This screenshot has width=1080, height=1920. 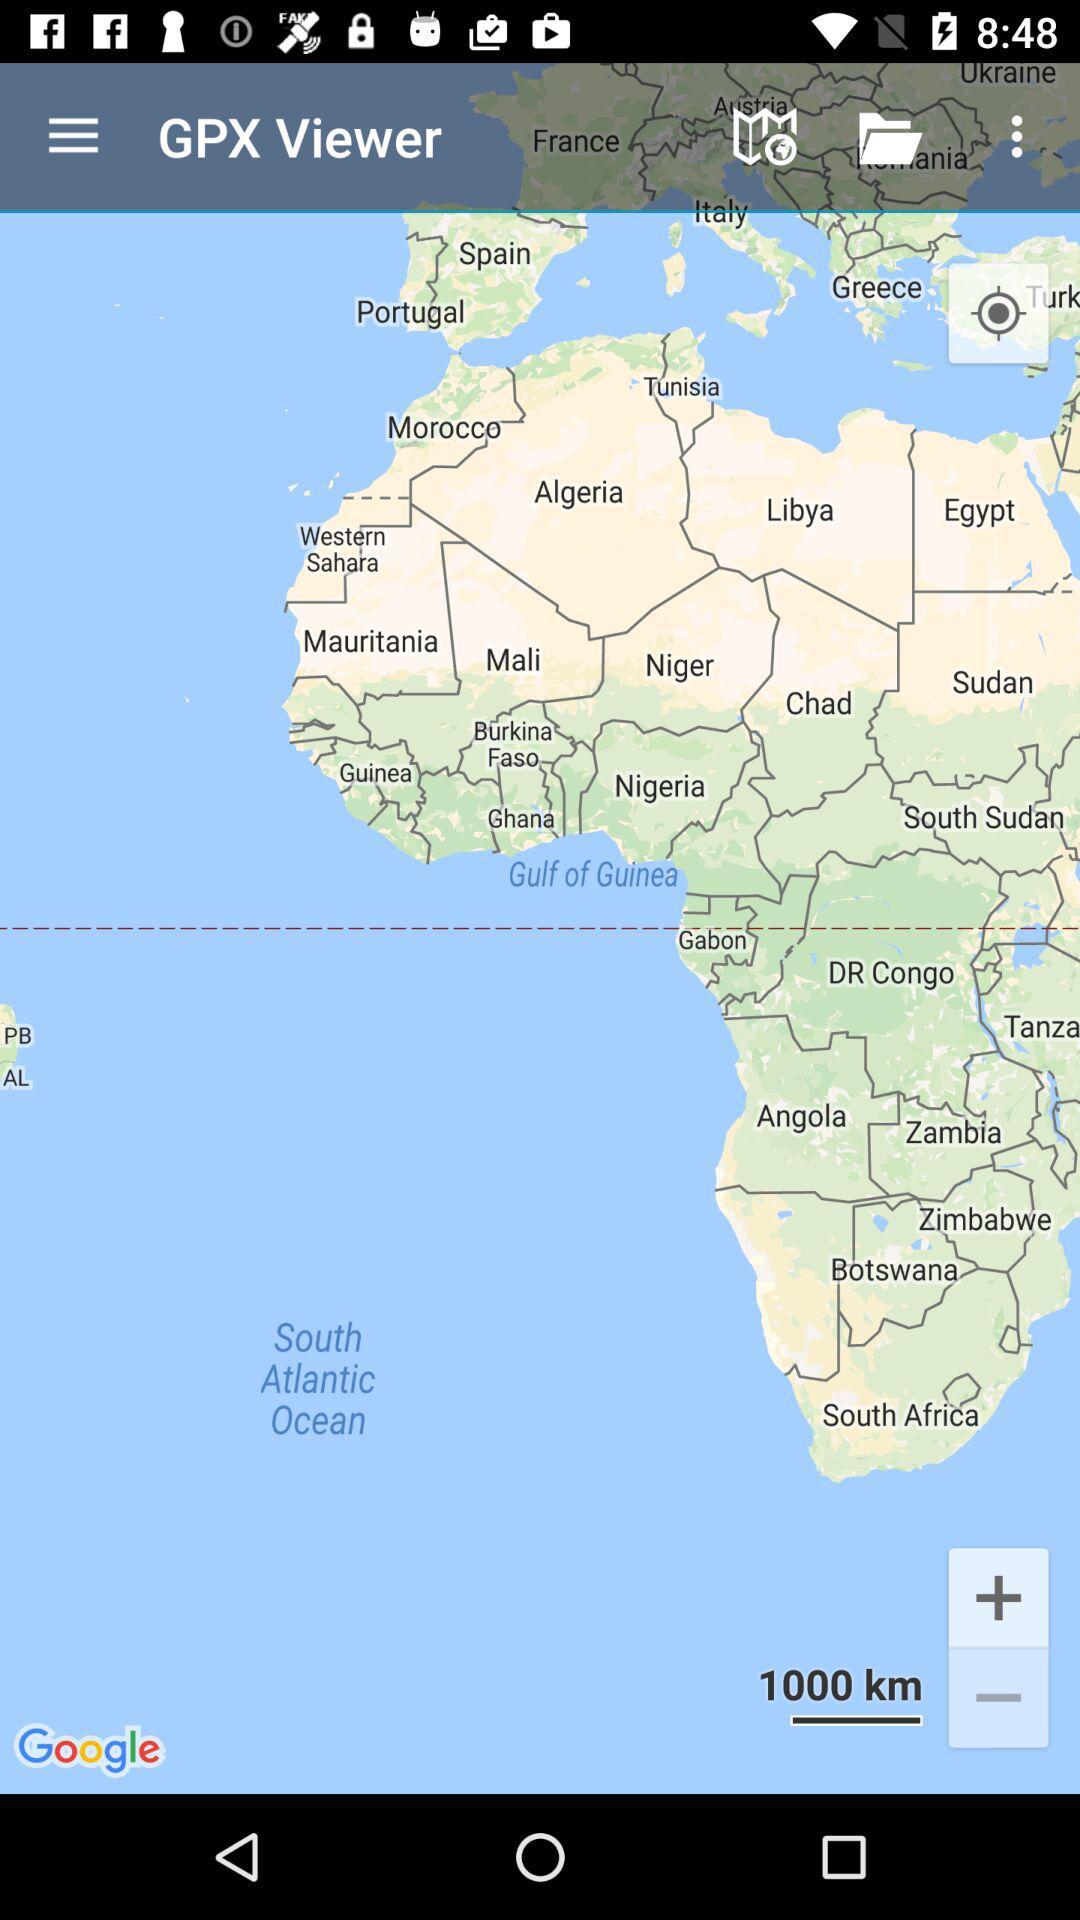 What do you see at coordinates (998, 1595) in the screenshot?
I see `the add icon` at bounding box center [998, 1595].